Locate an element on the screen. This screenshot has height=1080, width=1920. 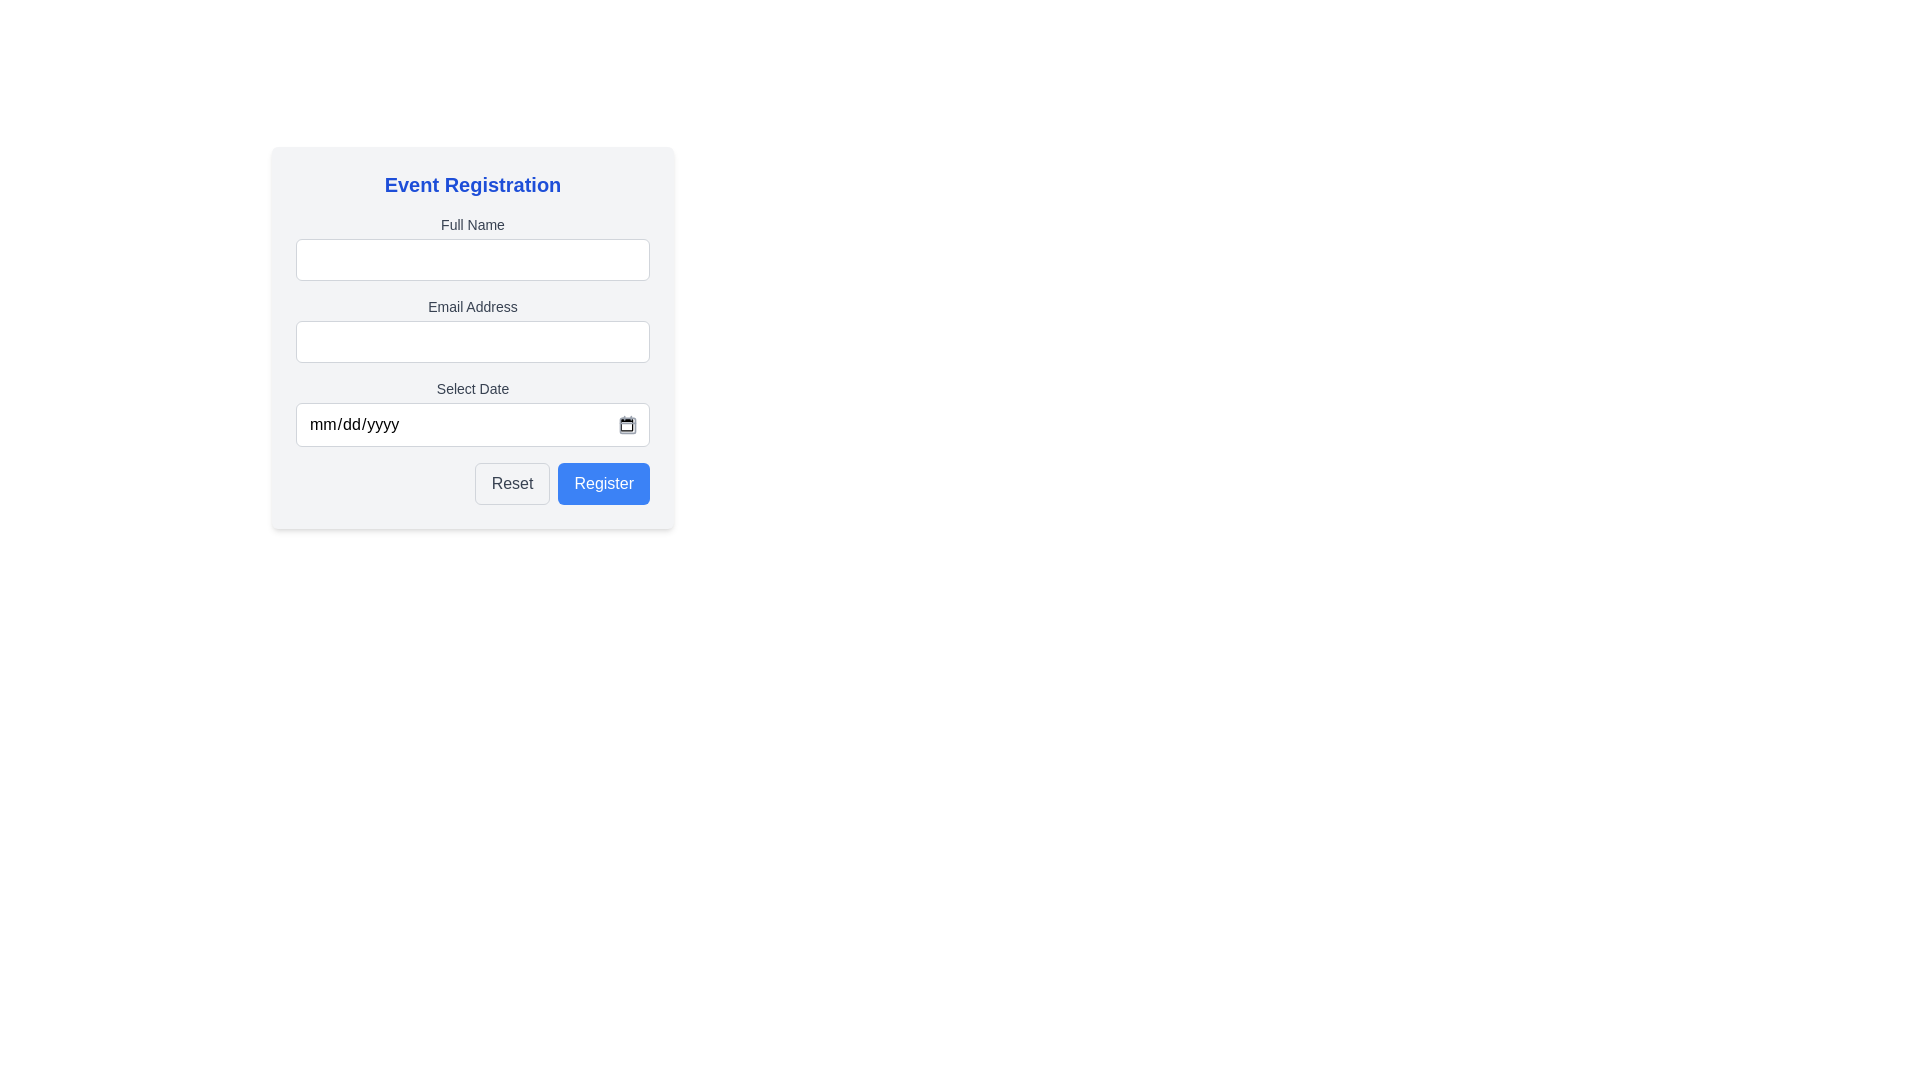
the second button in the bottom-right corner of the registration form is located at coordinates (603, 483).